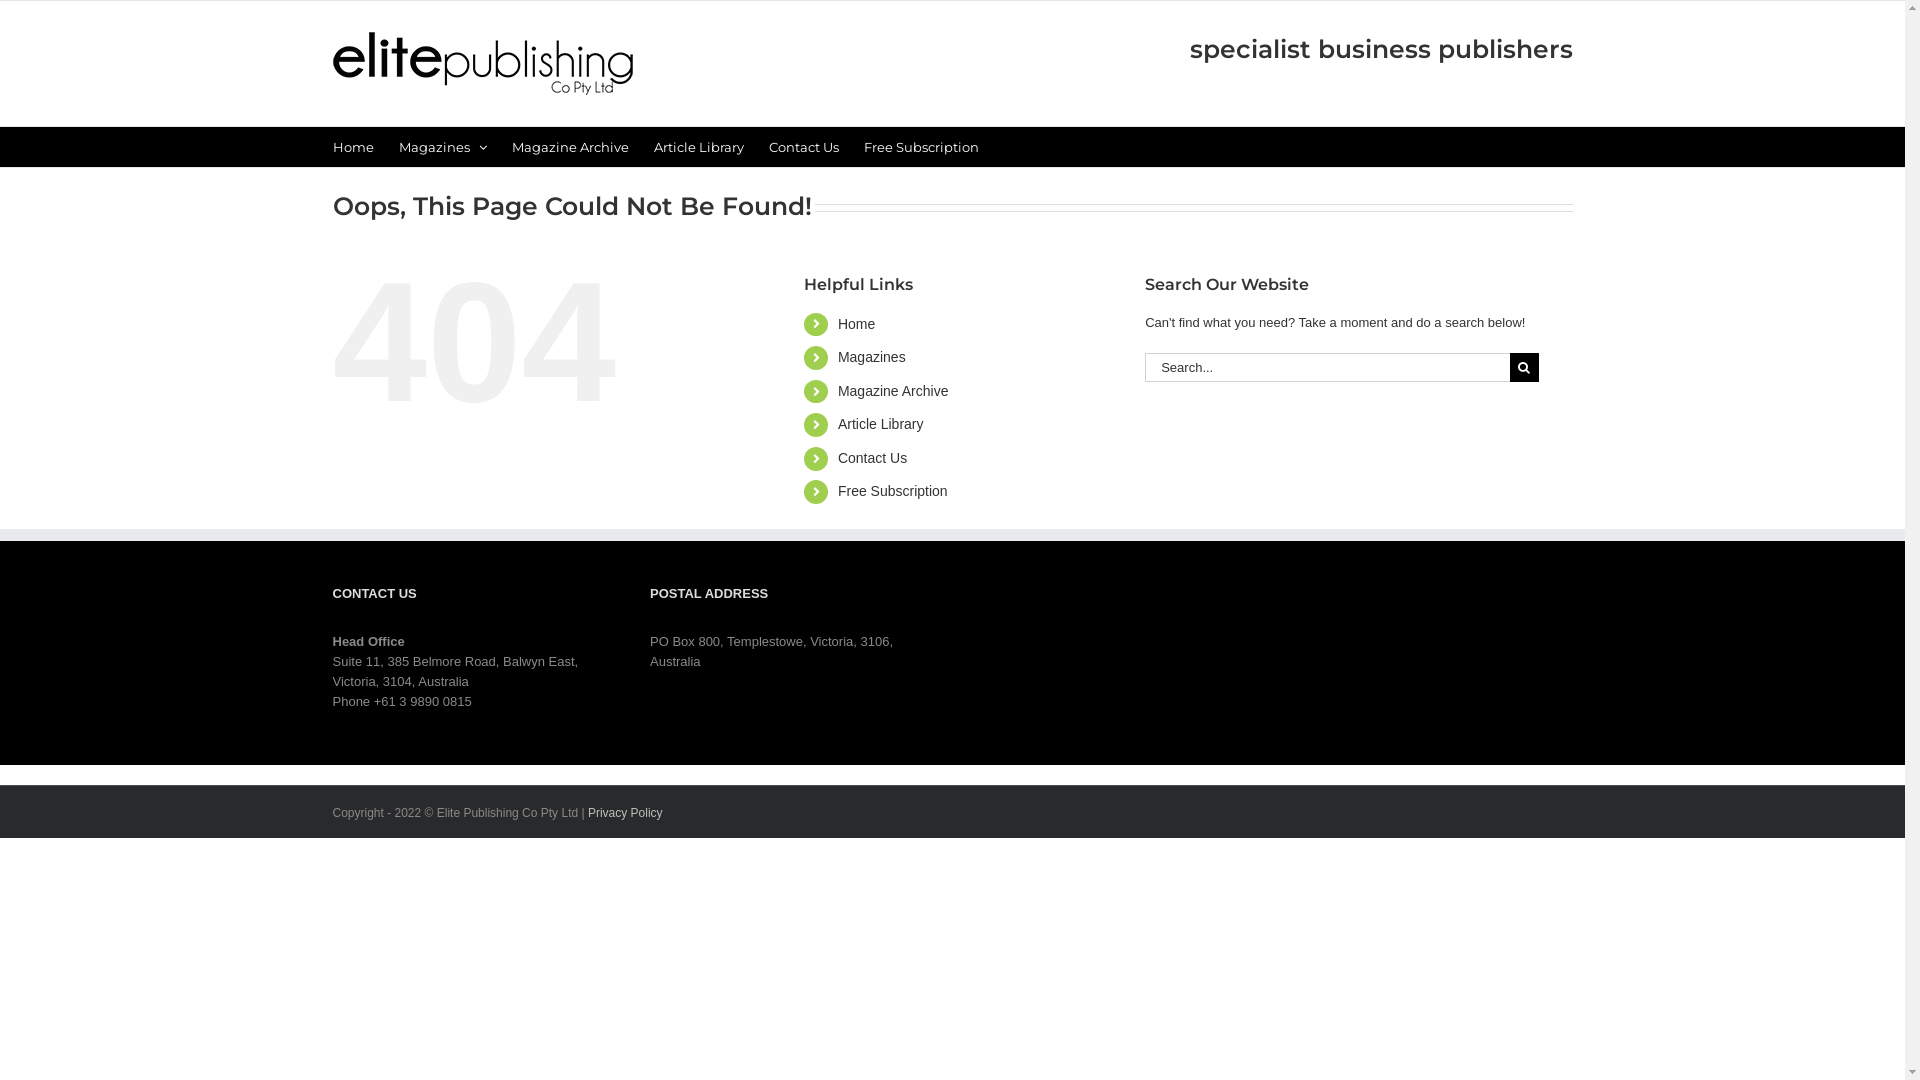 The height and width of the screenshot is (1080, 1920). Describe the element at coordinates (872, 458) in the screenshot. I see `'Contact Us'` at that location.